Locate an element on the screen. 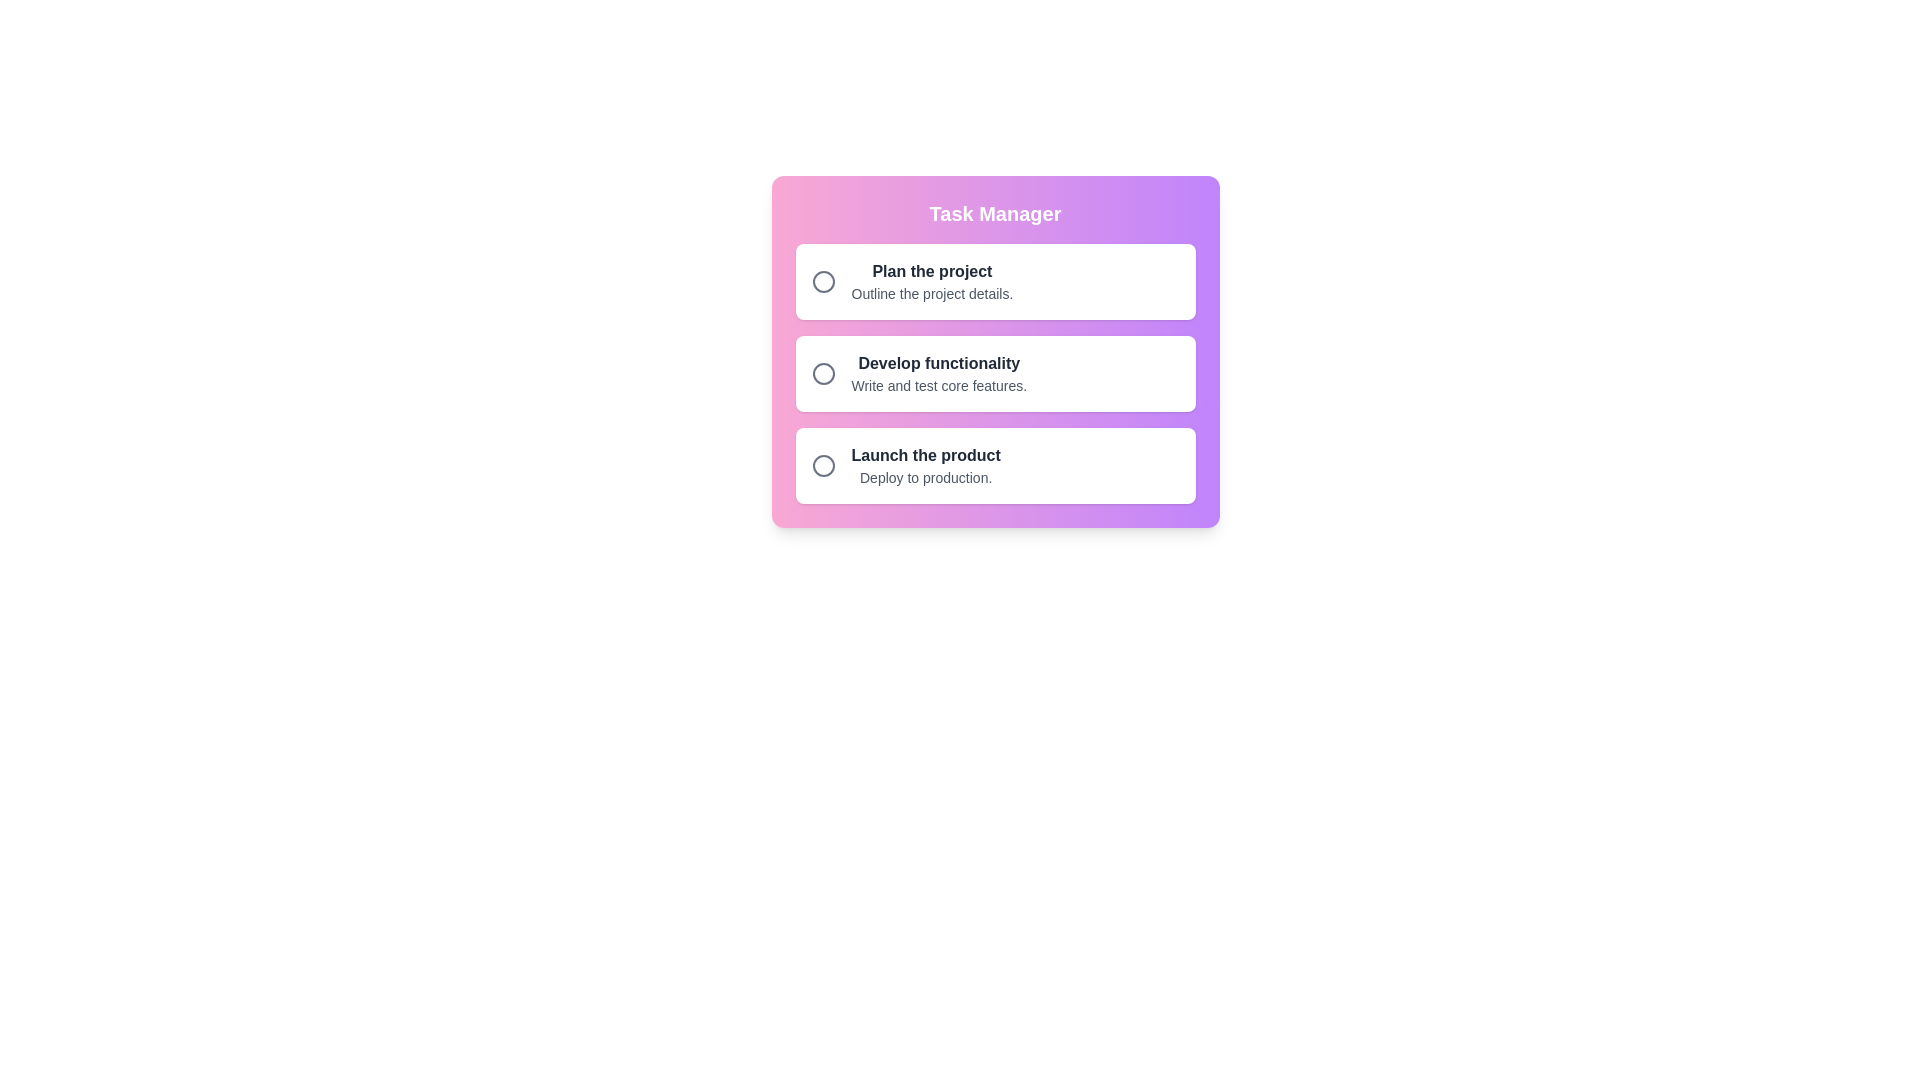 This screenshot has width=1920, height=1080. the header text labeled 'Task Manager' is located at coordinates (995, 213).